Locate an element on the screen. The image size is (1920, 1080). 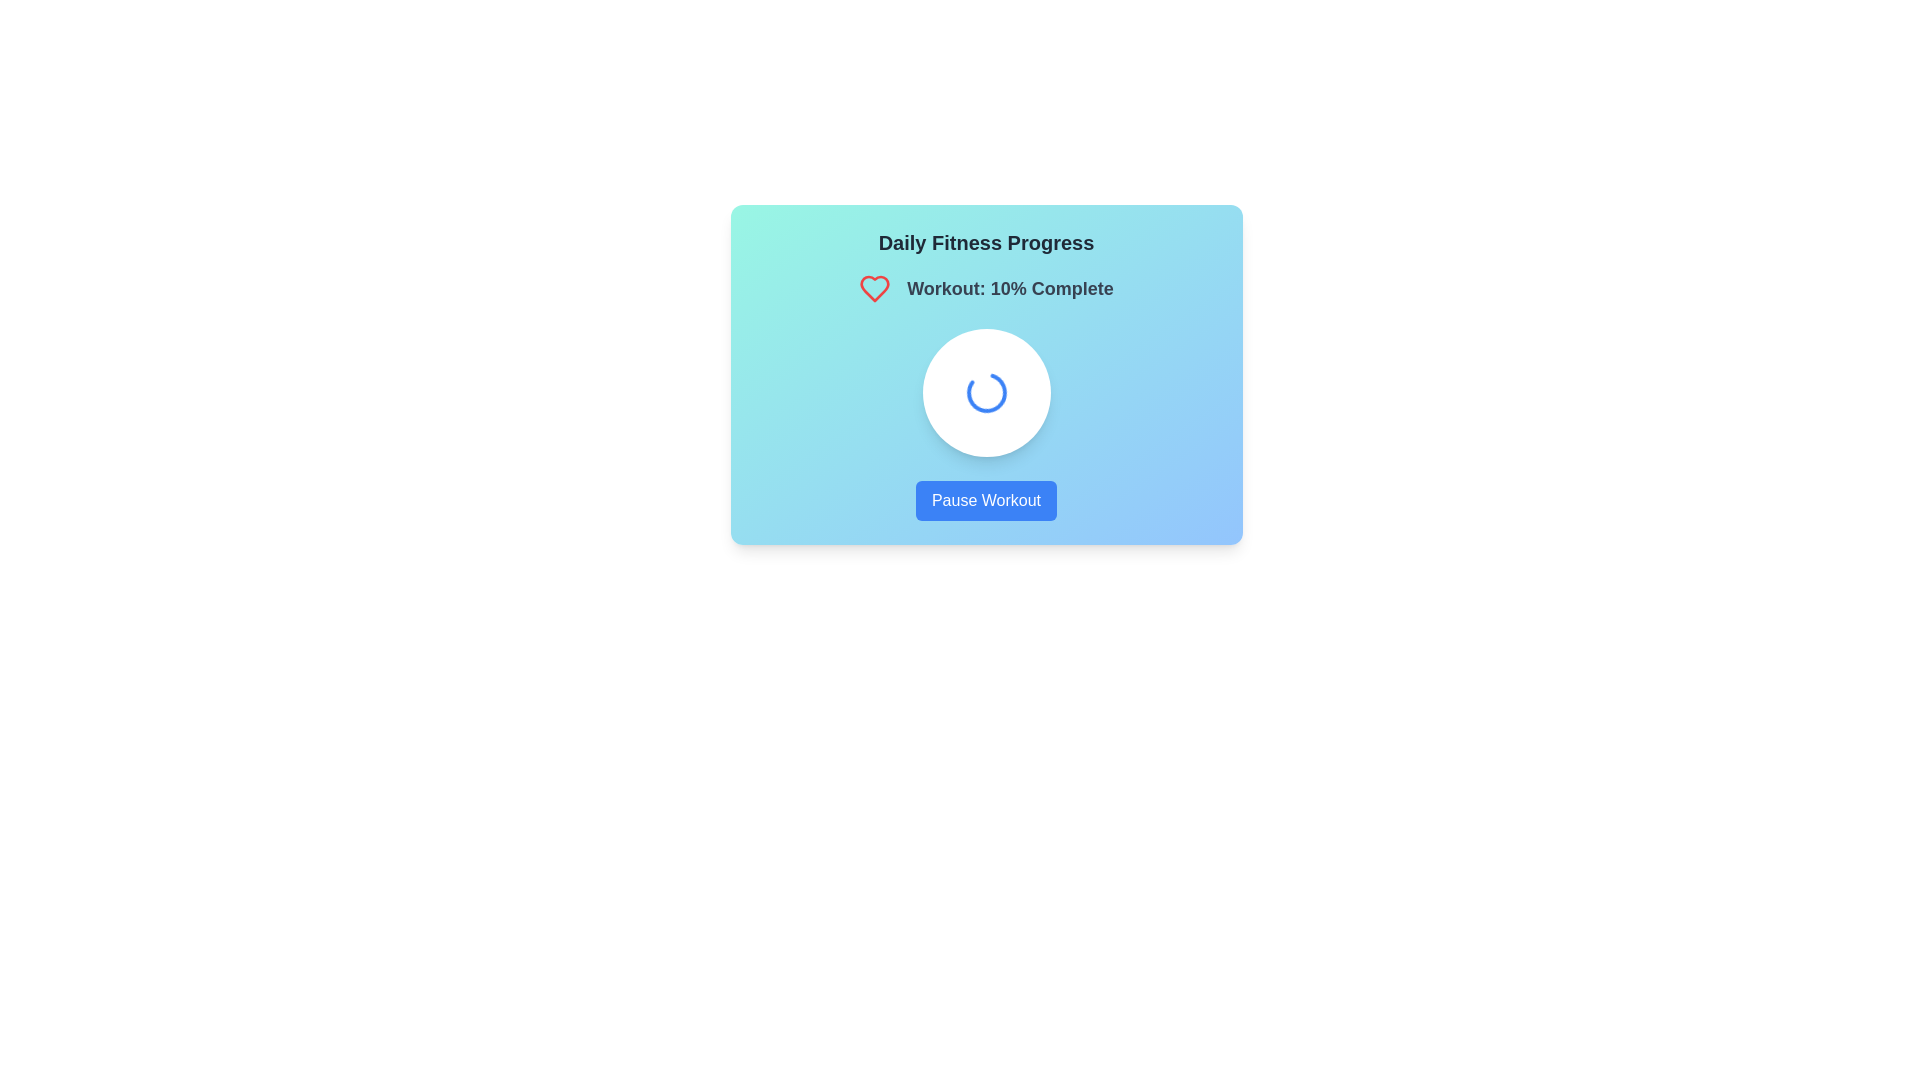
the informational label that reads 'Workout: 0% Complete' which is styled in bold gray font and situated next to a heart icon, located towards the upper center of a card interface is located at coordinates (986, 289).